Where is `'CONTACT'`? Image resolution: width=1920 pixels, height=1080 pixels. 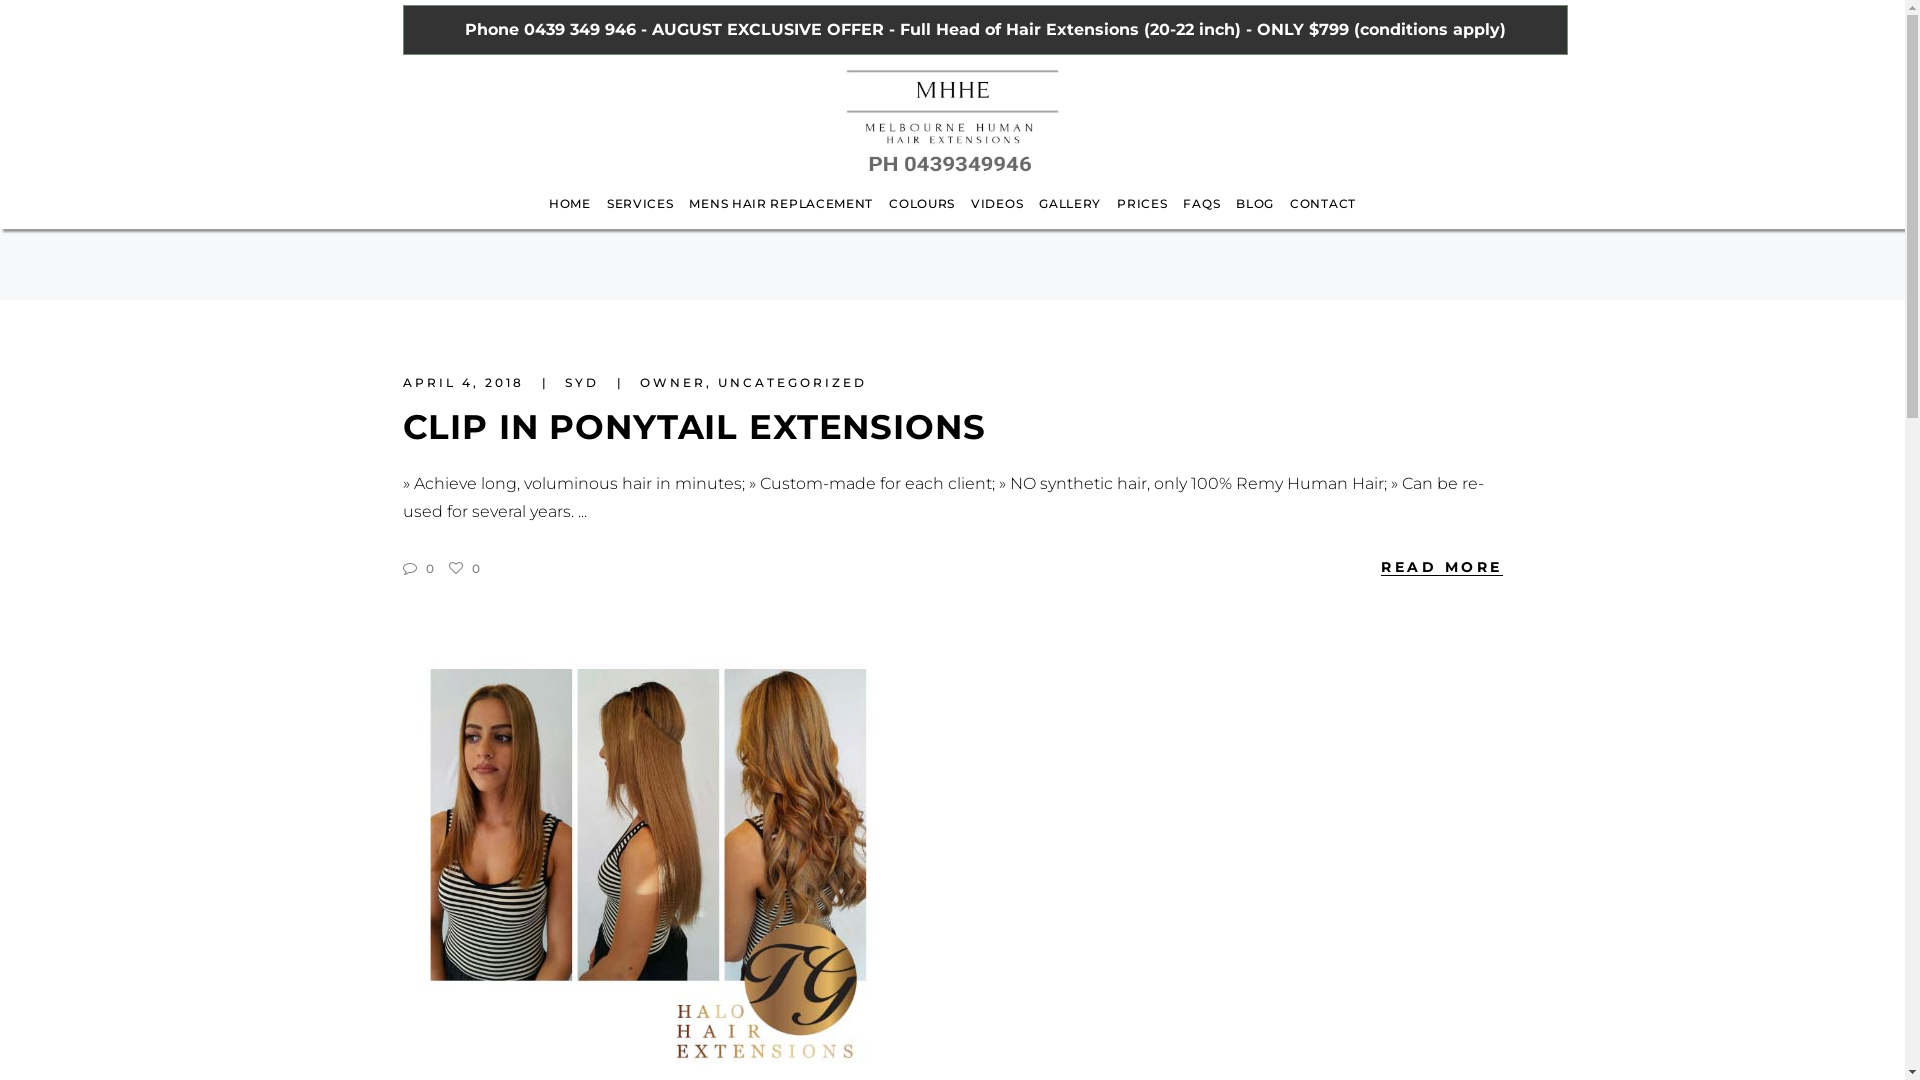 'CONTACT' is located at coordinates (1323, 216).